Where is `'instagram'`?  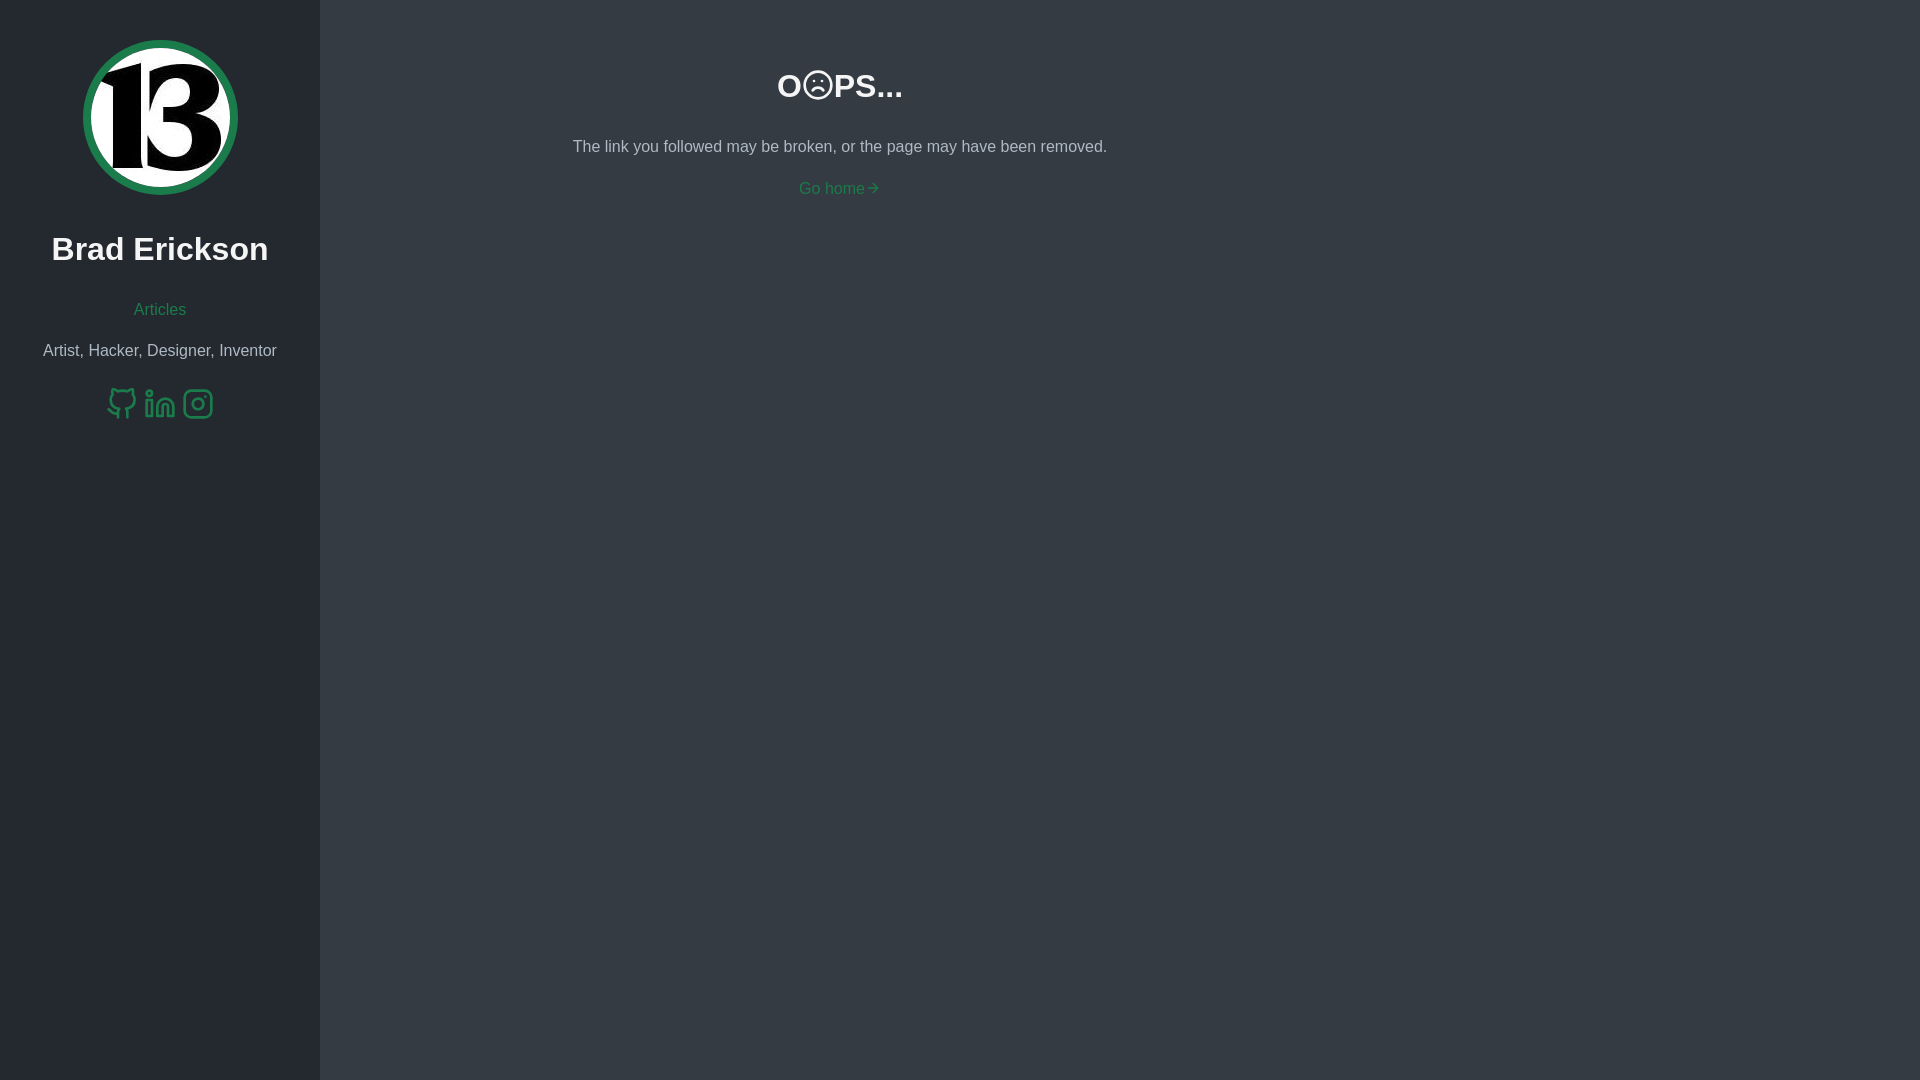 'instagram' is located at coordinates (197, 405).